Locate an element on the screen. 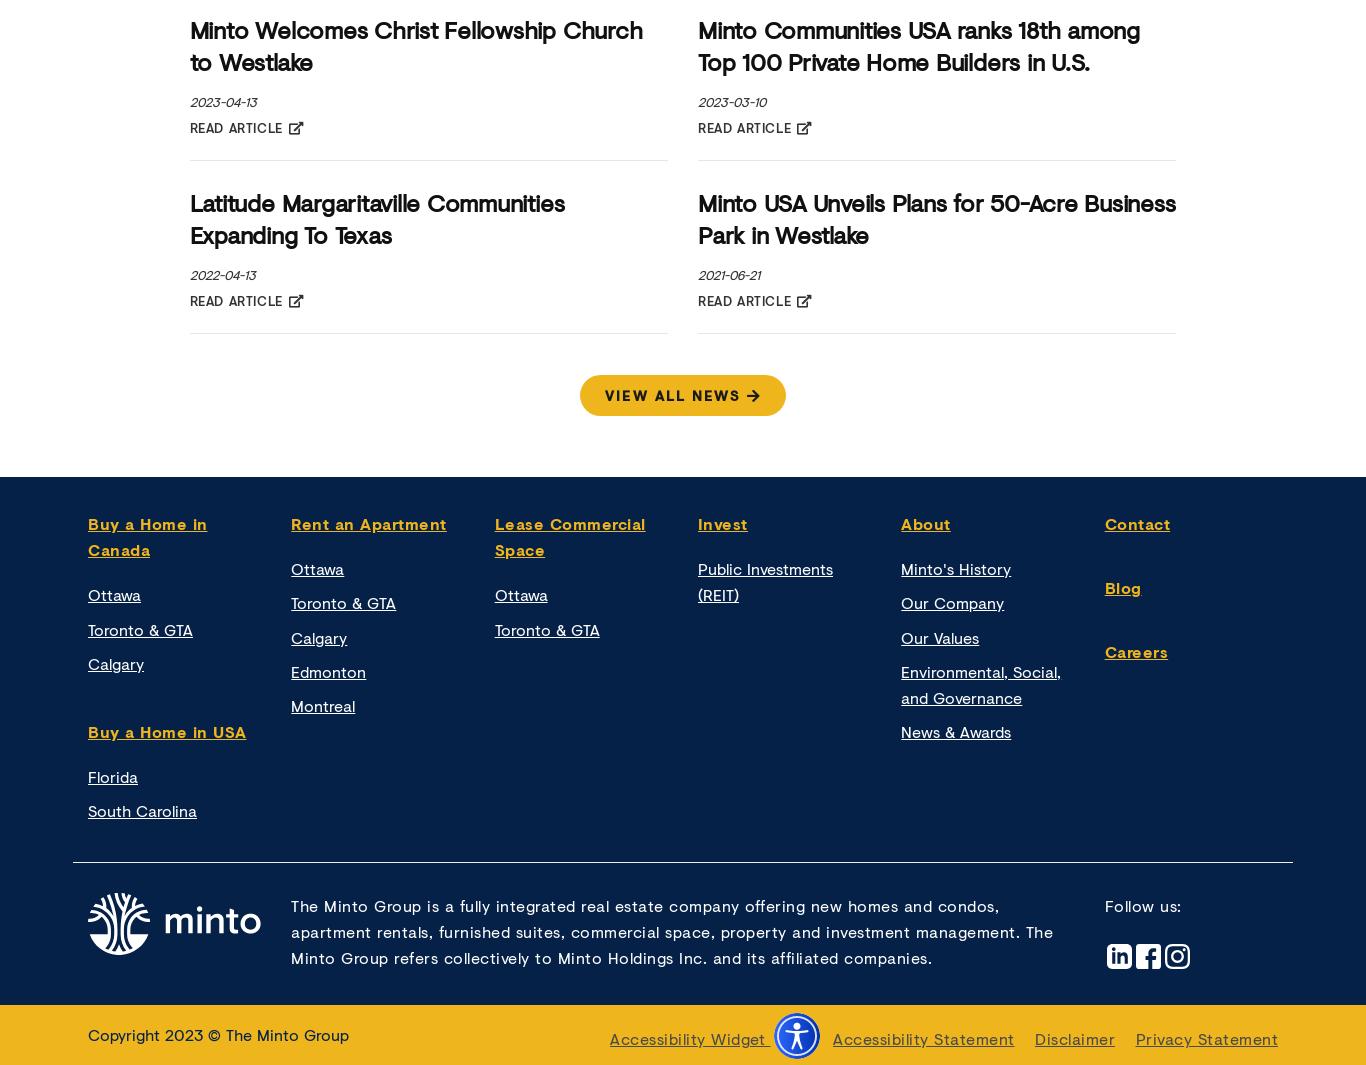 The width and height of the screenshot is (1366, 1065). 'Minto Communities USA ranks 18th among Top 100 Private Home Builders in U.S.' is located at coordinates (698, 43).